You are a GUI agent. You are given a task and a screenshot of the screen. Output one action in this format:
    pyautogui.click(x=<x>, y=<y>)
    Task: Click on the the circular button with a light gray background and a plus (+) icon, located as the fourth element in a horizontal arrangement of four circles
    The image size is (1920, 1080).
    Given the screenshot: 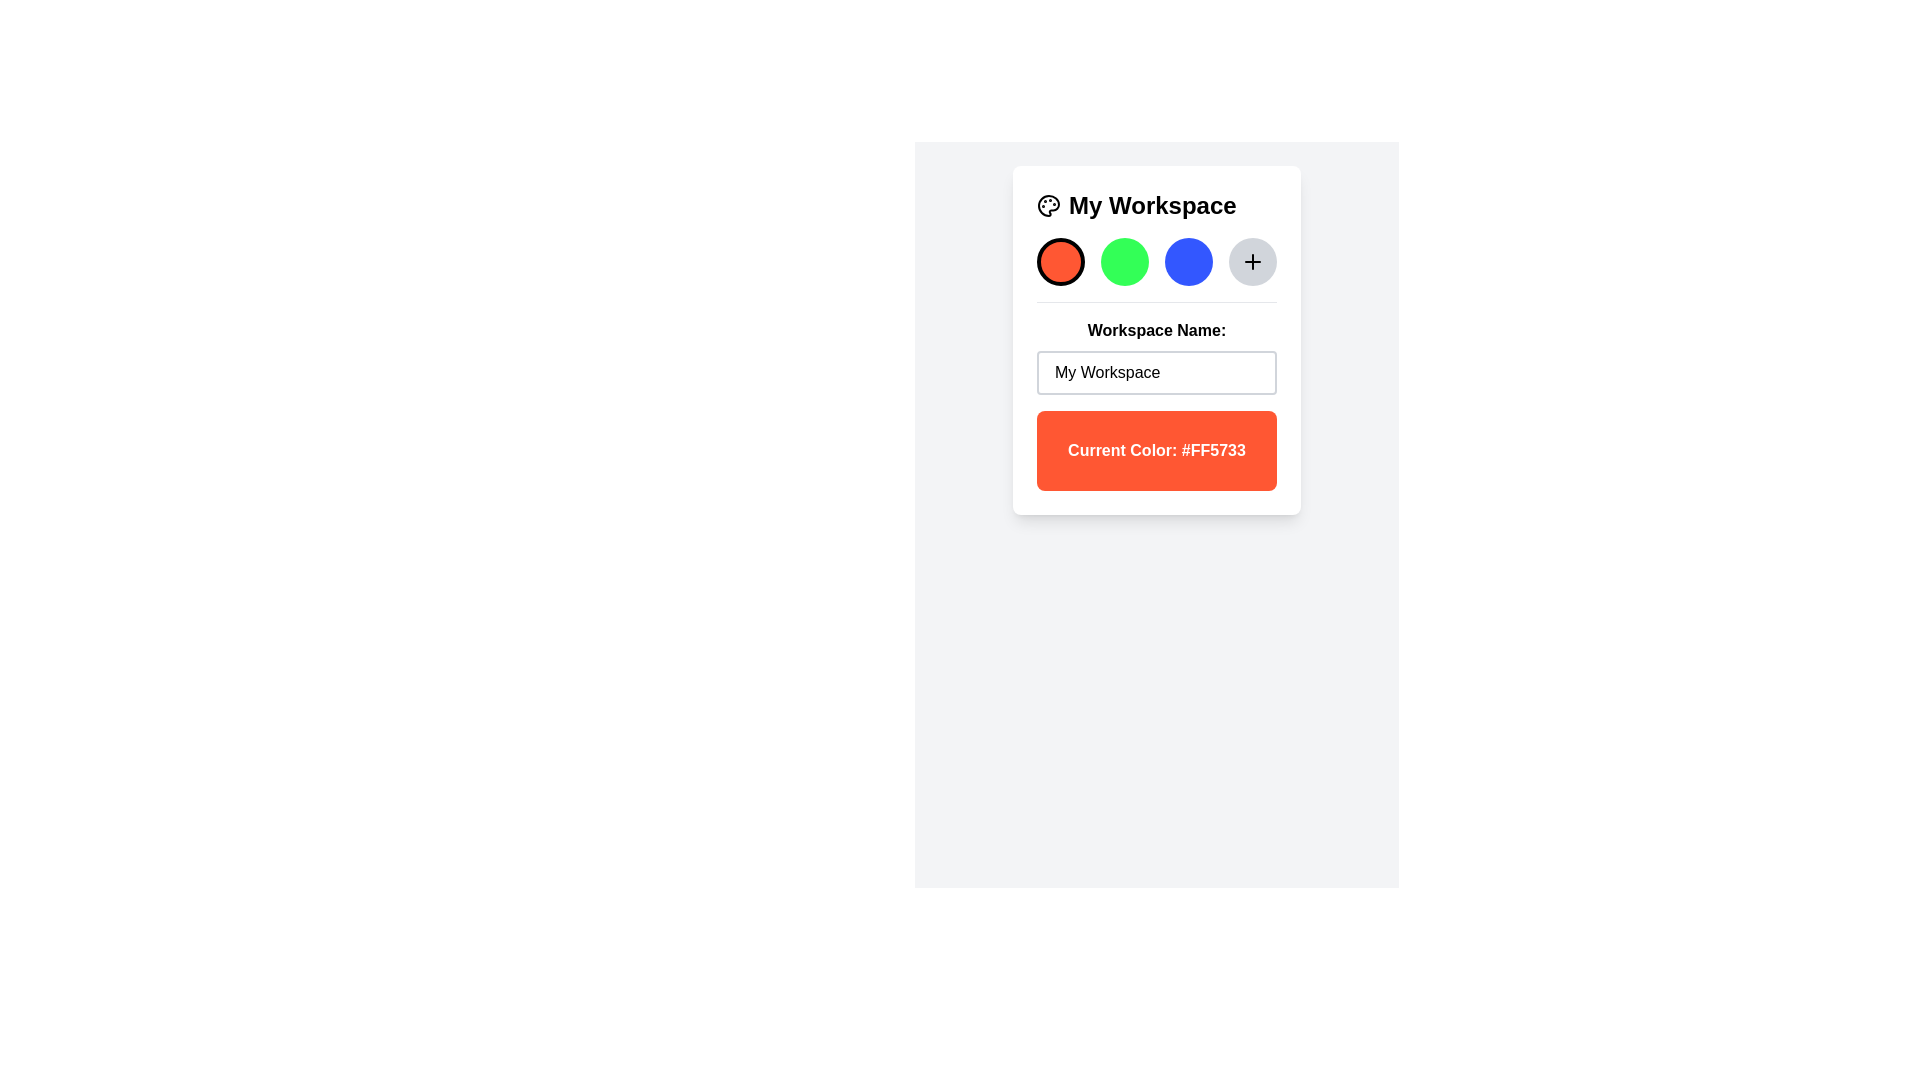 What is the action you would take?
    pyautogui.click(x=1251, y=261)
    